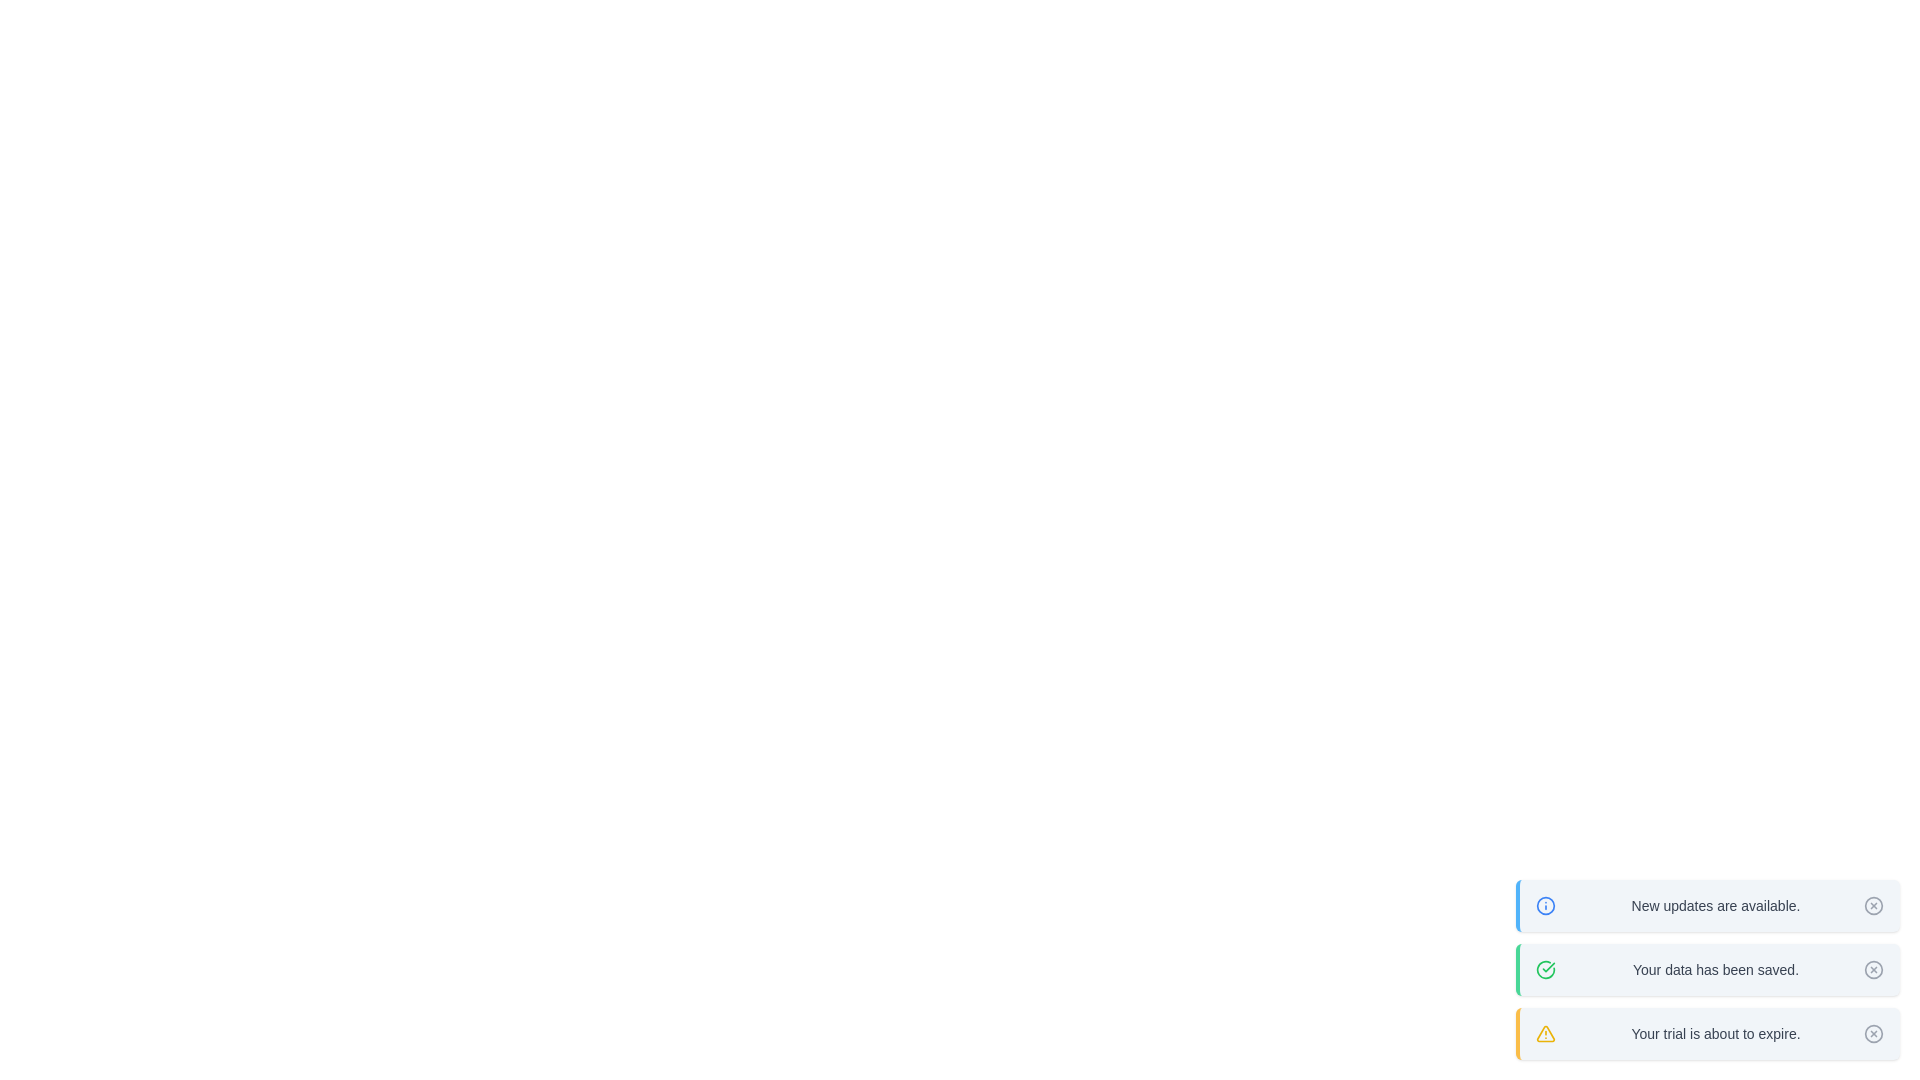 The width and height of the screenshot is (1920, 1080). Describe the element at coordinates (1872, 906) in the screenshot. I see `the close button located in the top-right corner of the notification card with the text 'New updates are available.'` at that location.